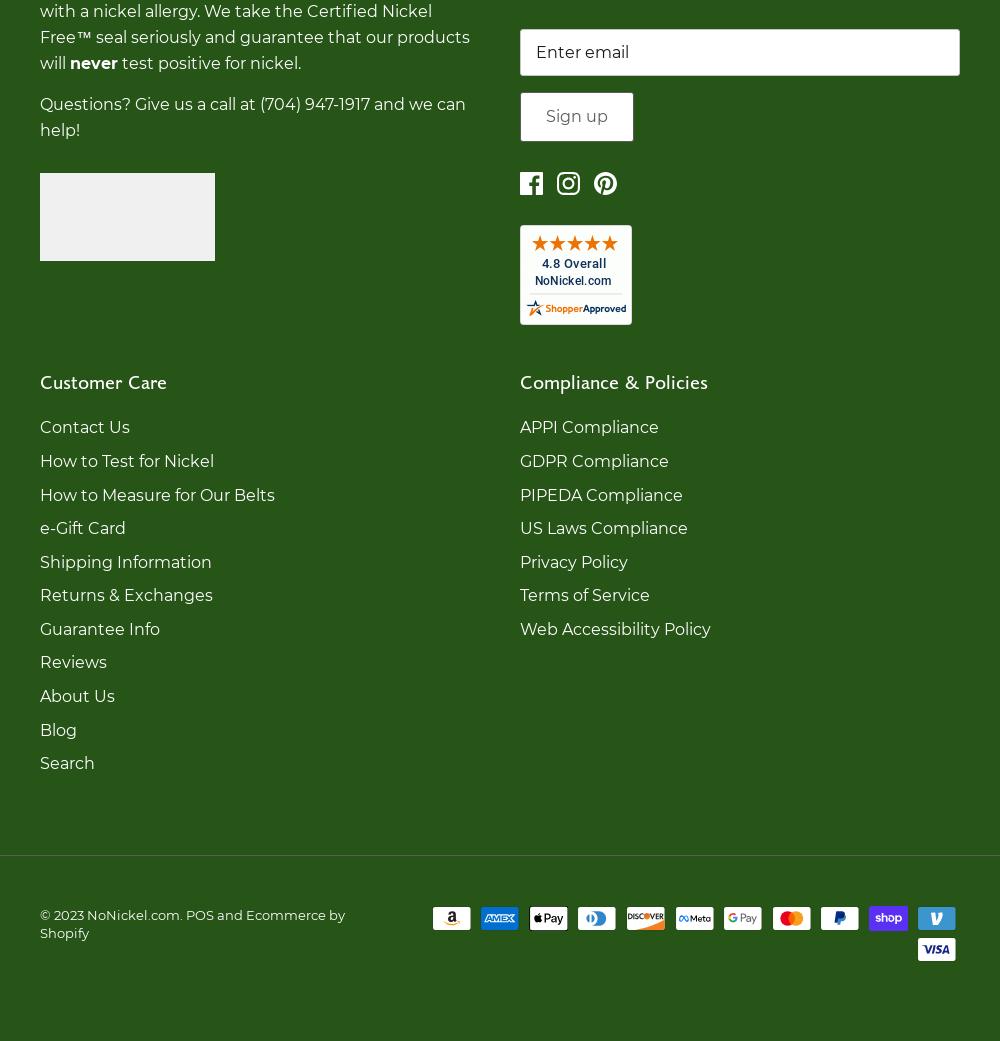  What do you see at coordinates (208, 61) in the screenshot?
I see `'test positive for nickel.'` at bounding box center [208, 61].